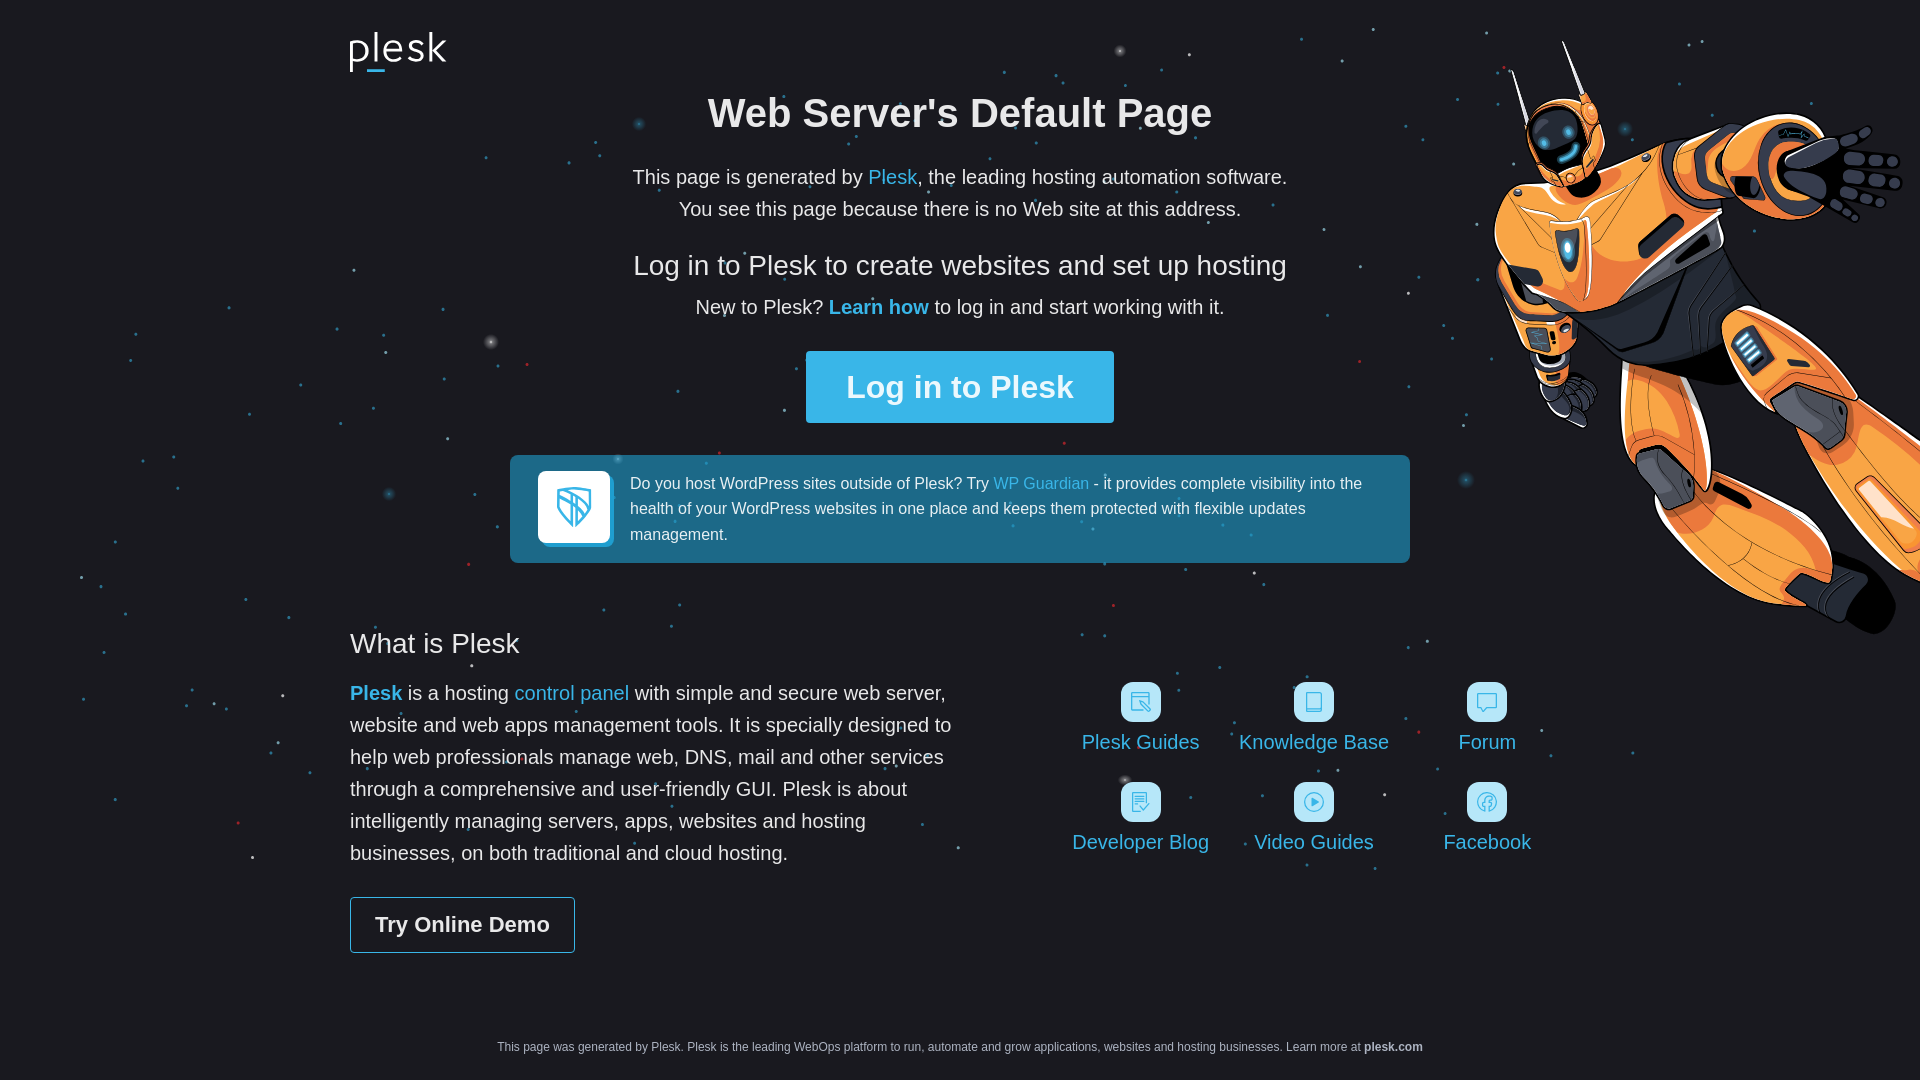  I want to click on 'Log in to Plesk', so click(960, 386).